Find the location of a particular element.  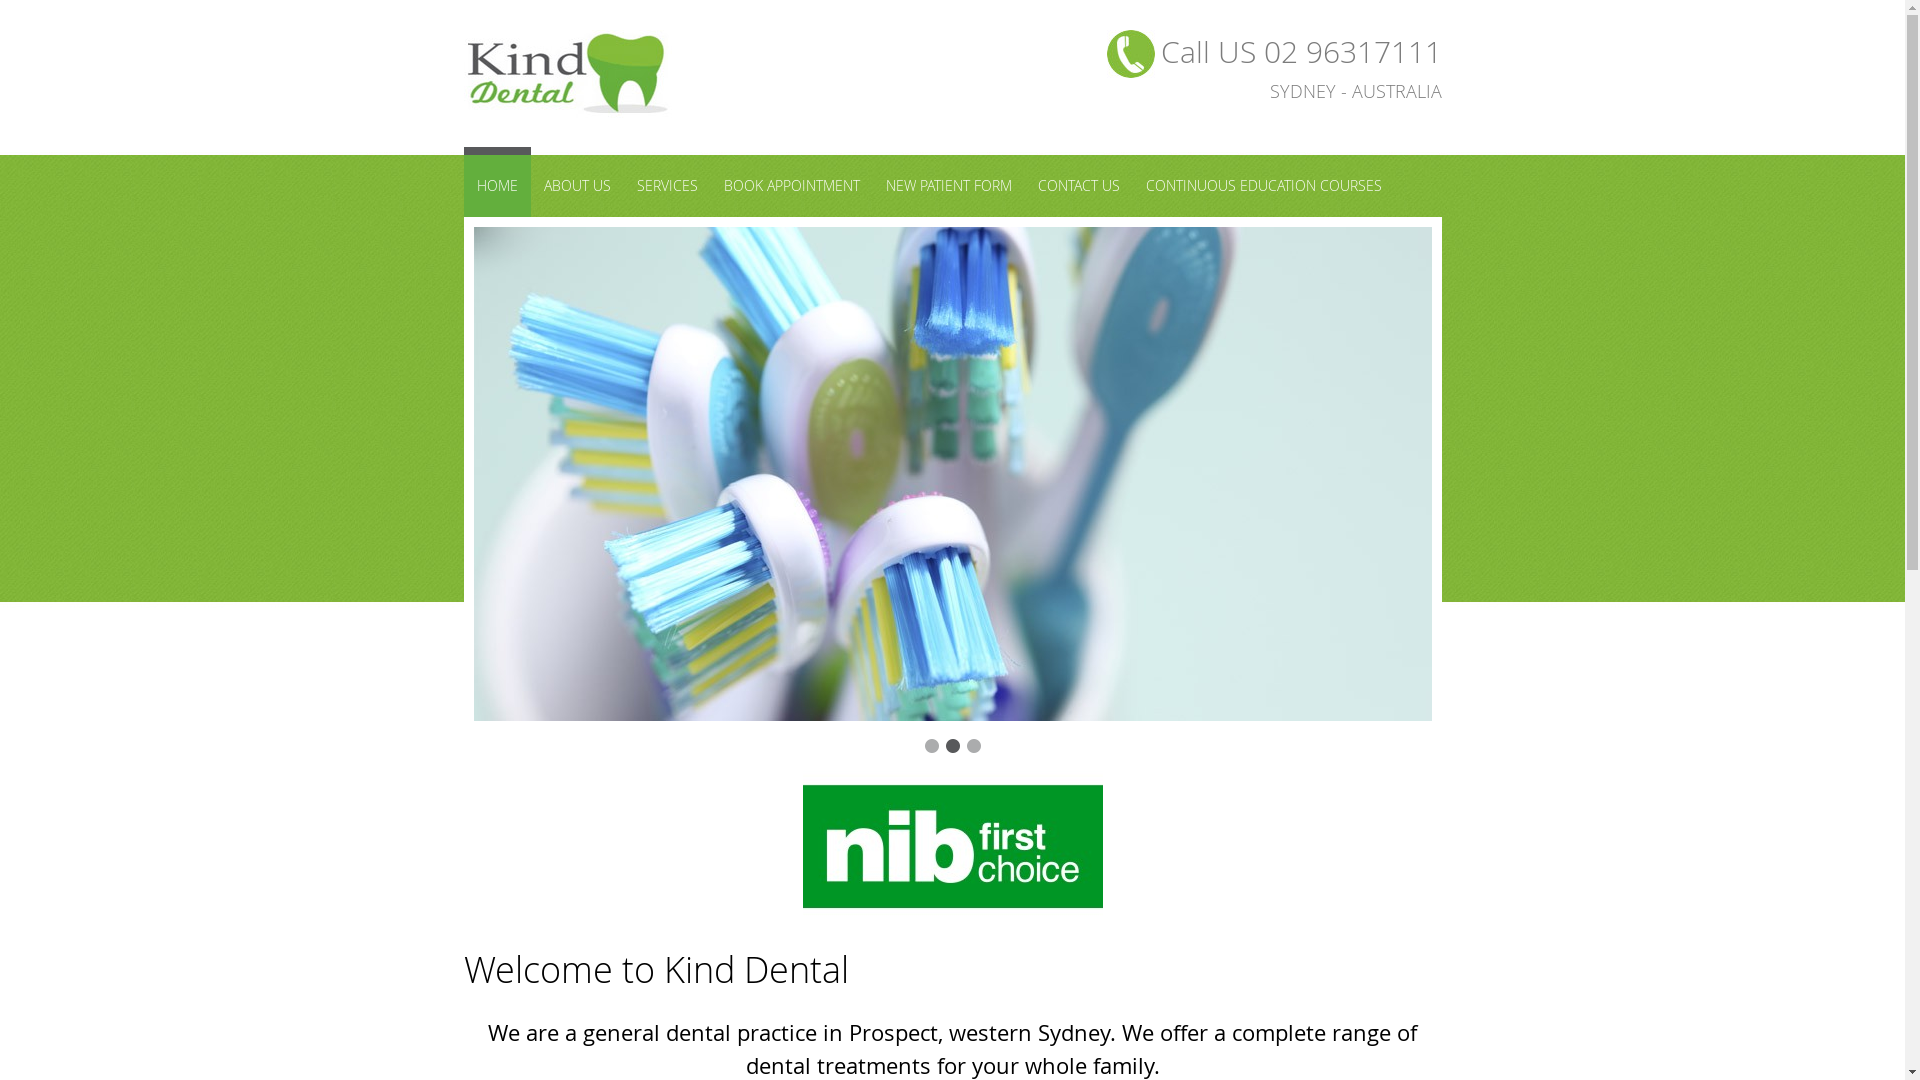

'BOOK APPOINTMENT' is located at coordinates (790, 185).